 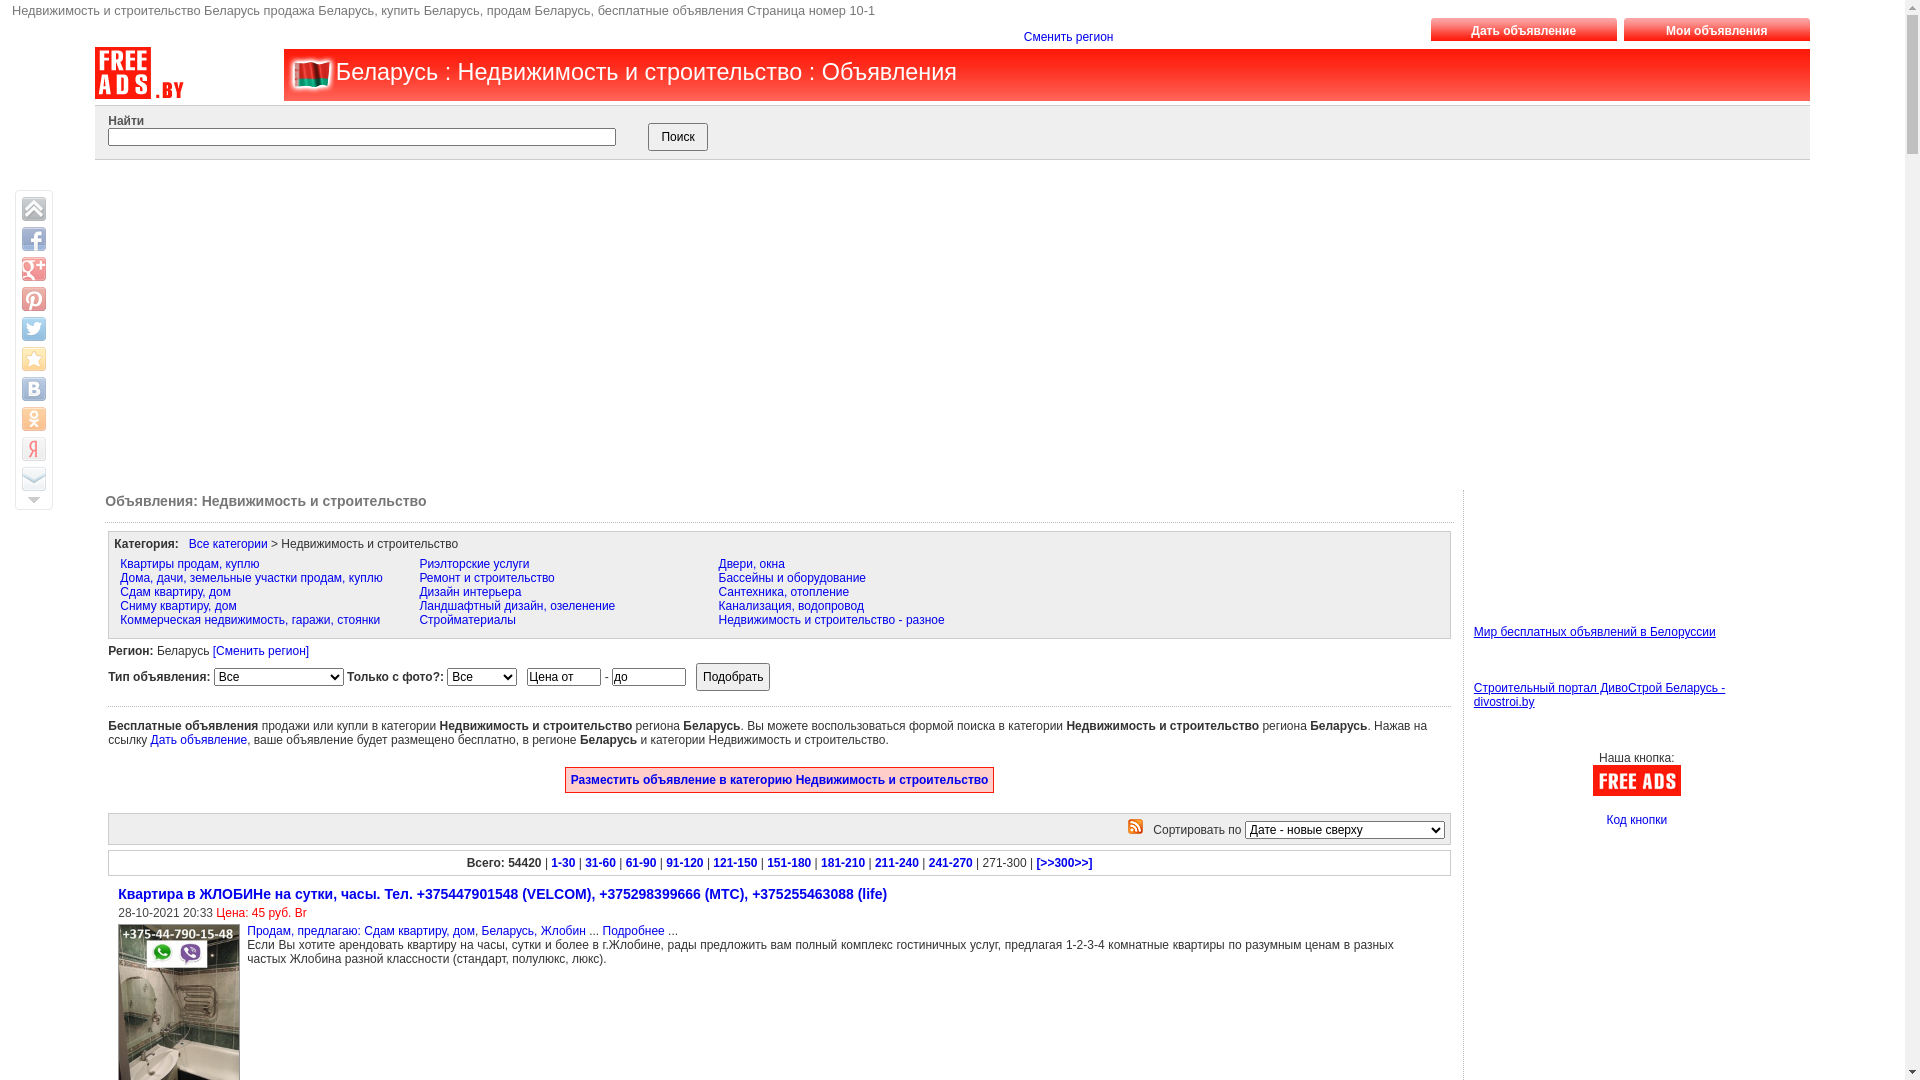 What do you see at coordinates (33, 447) in the screenshot?
I see `'Save to Yandex Bookmarks'` at bounding box center [33, 447].